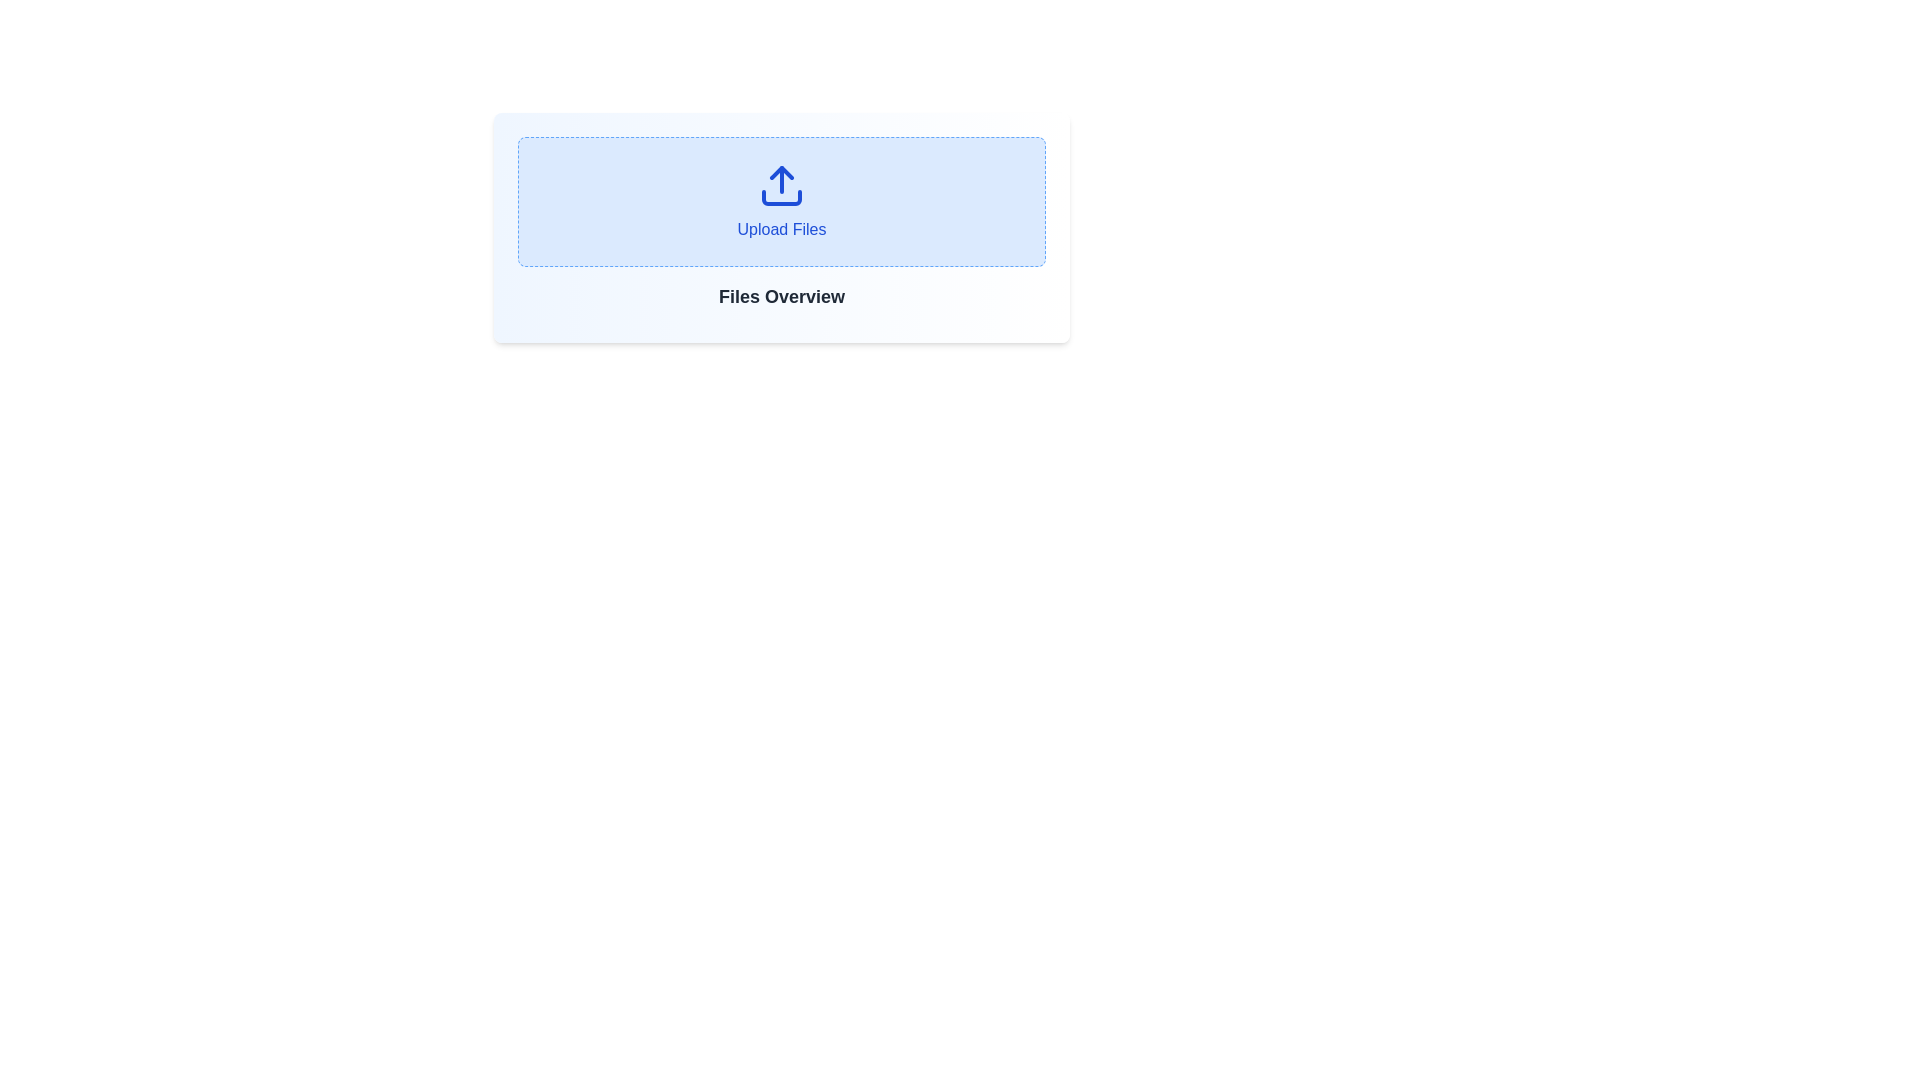  I want to click on the triangle part of the upload icon, which is located in the upper part of the blue rectangle labeled 'Upload Files' within the 'Files Overview' card, so click(781, 172).